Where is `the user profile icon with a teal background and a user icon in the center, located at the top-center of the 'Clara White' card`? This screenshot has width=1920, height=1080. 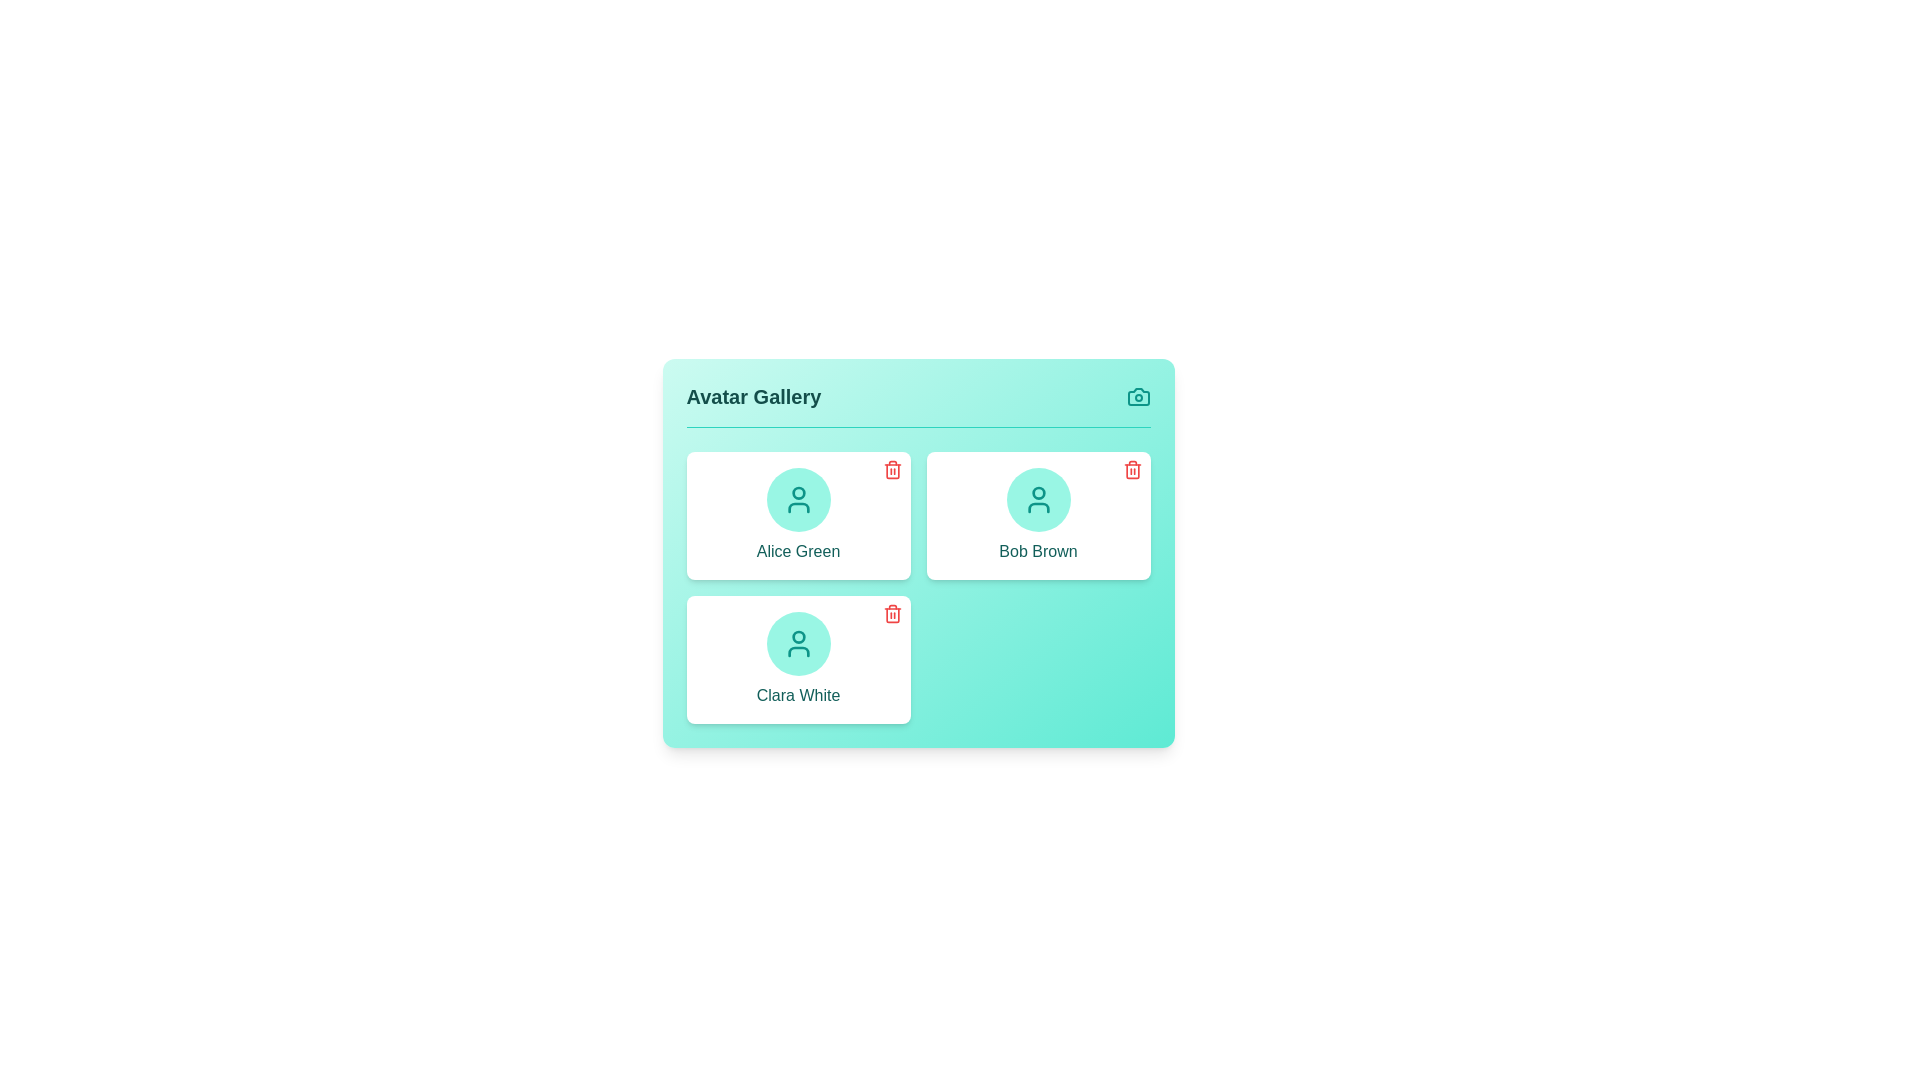 the user profile icon with a teal background and a user icon in the center, located at the top-center of the 'Clara White' card is located at coordinates (797, 644).